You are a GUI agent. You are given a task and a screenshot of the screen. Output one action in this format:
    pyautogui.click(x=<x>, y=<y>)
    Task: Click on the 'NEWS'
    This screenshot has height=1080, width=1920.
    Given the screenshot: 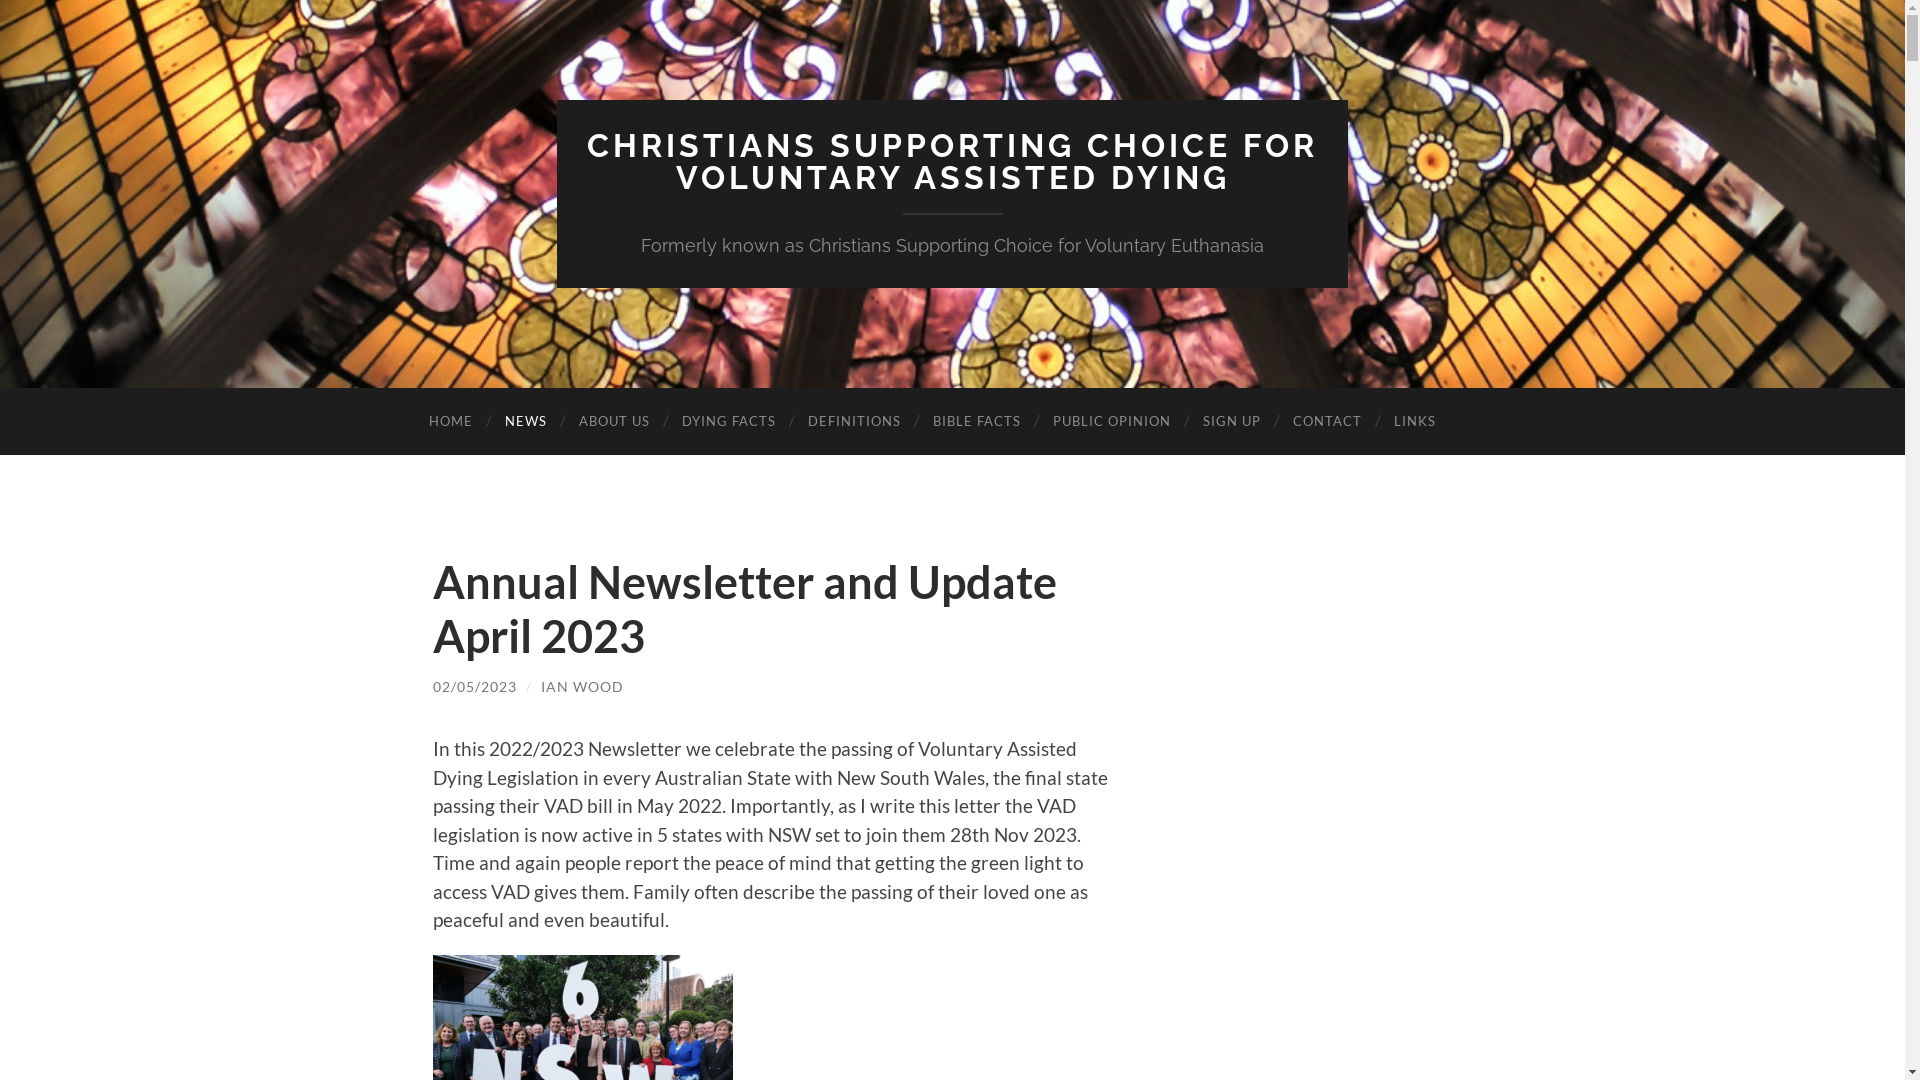 What is the action you would take?
    pyautogui.click(x=524, y=420)
    